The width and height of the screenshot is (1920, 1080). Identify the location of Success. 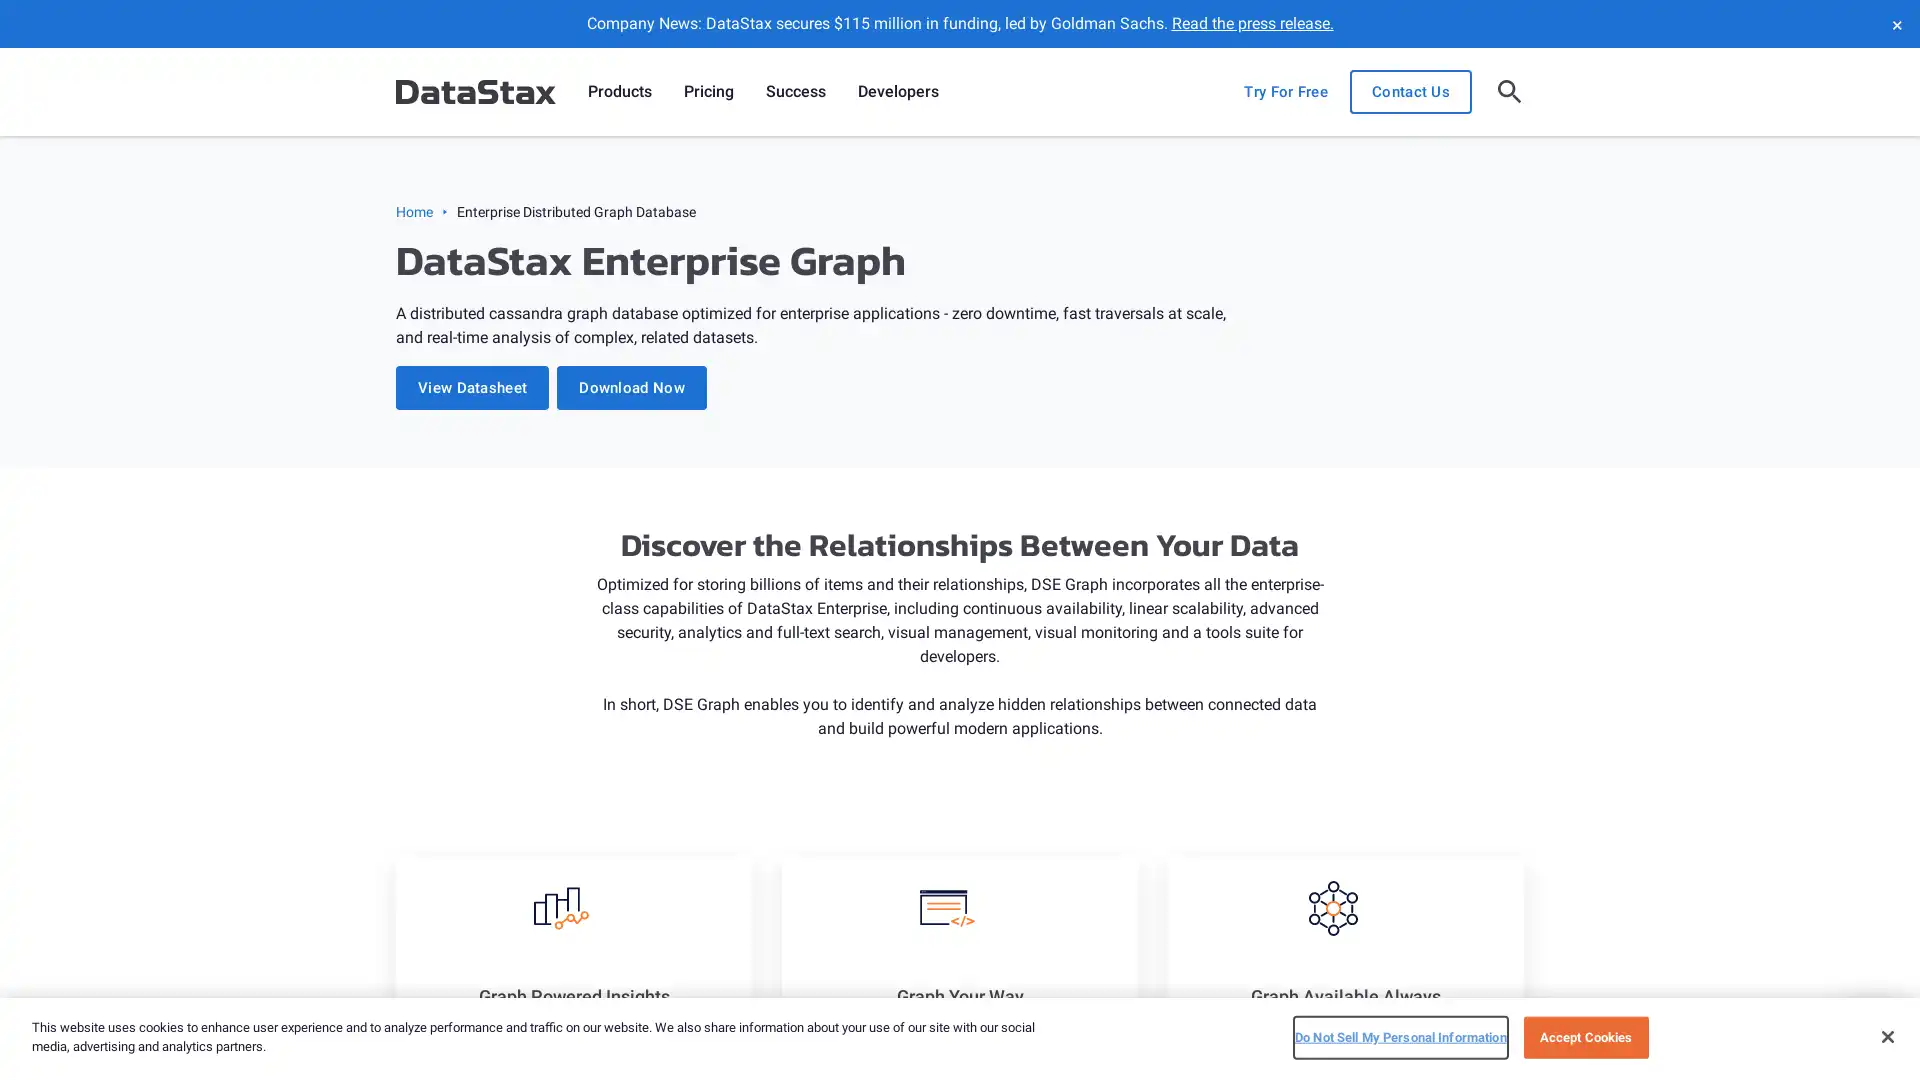
(795, 92).